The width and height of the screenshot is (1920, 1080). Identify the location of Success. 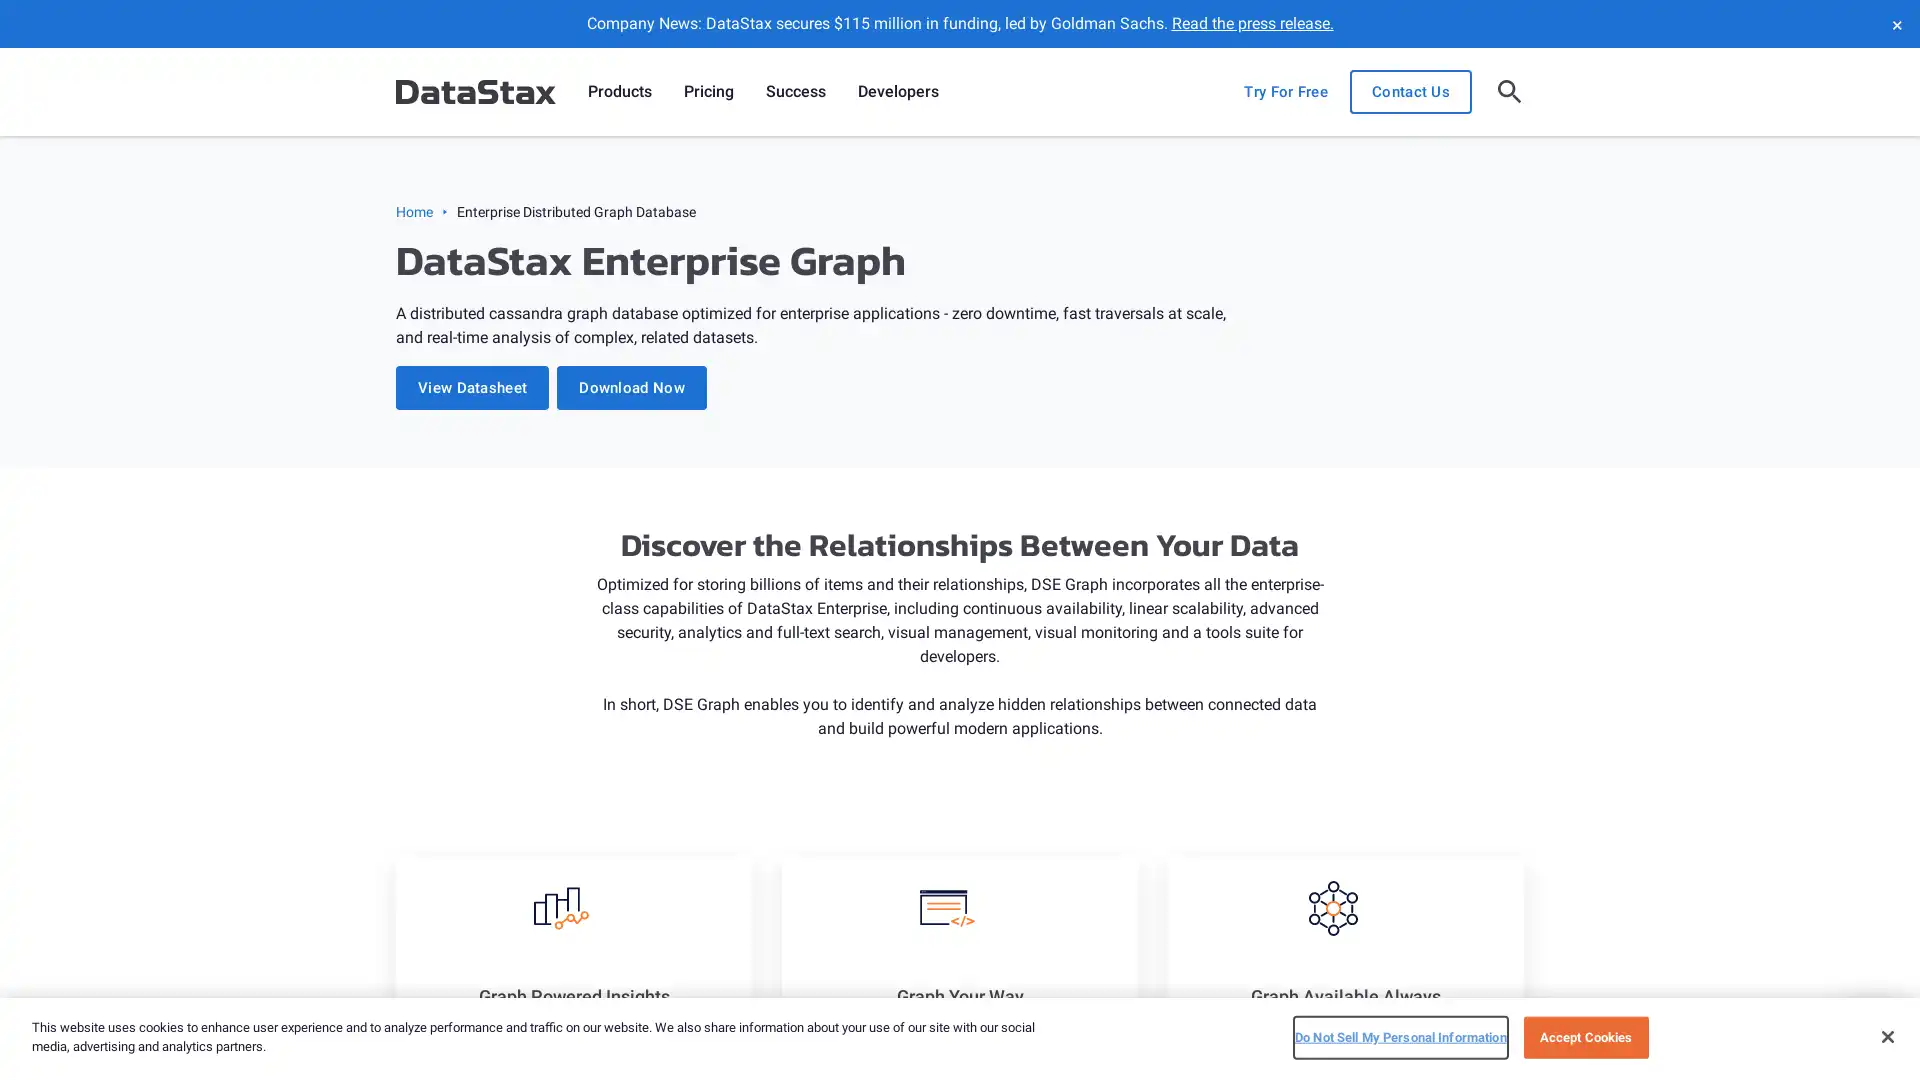
(795, 92).